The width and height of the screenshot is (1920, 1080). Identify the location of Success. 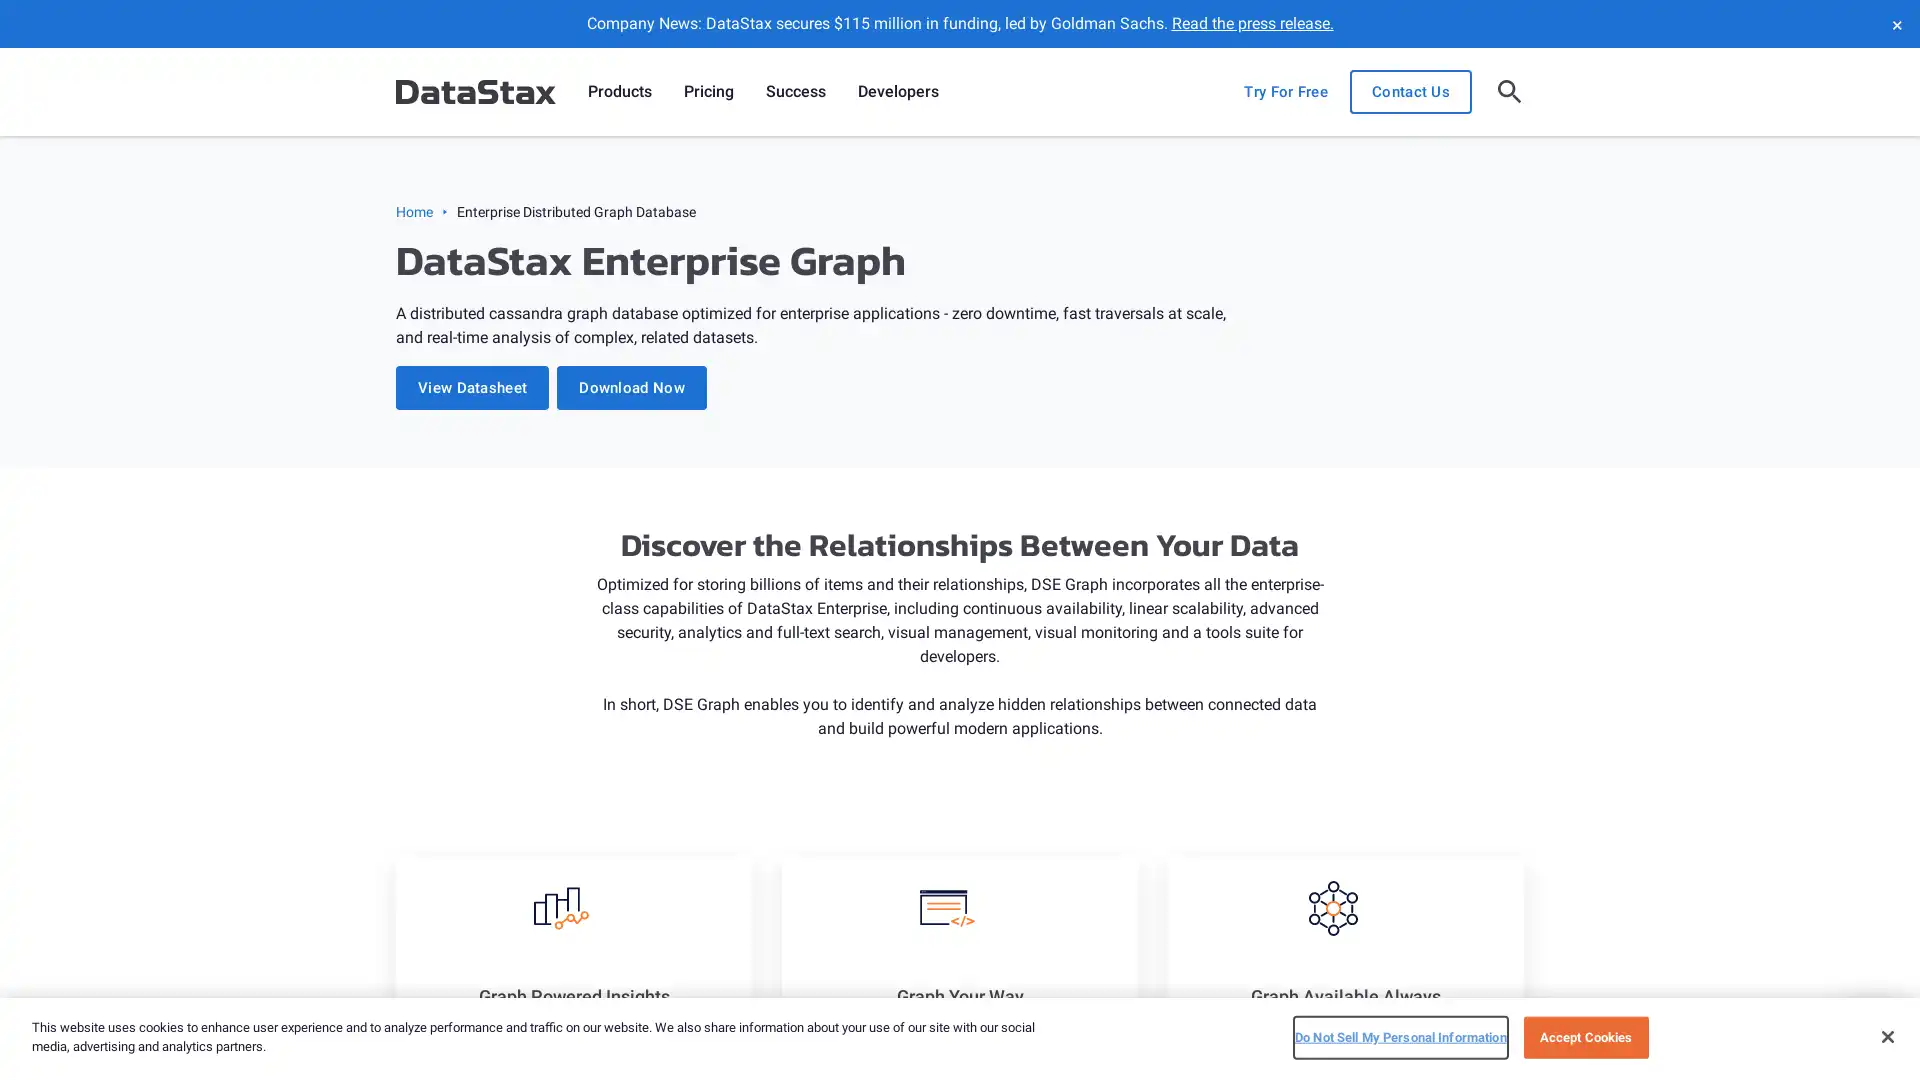
(795, 92).